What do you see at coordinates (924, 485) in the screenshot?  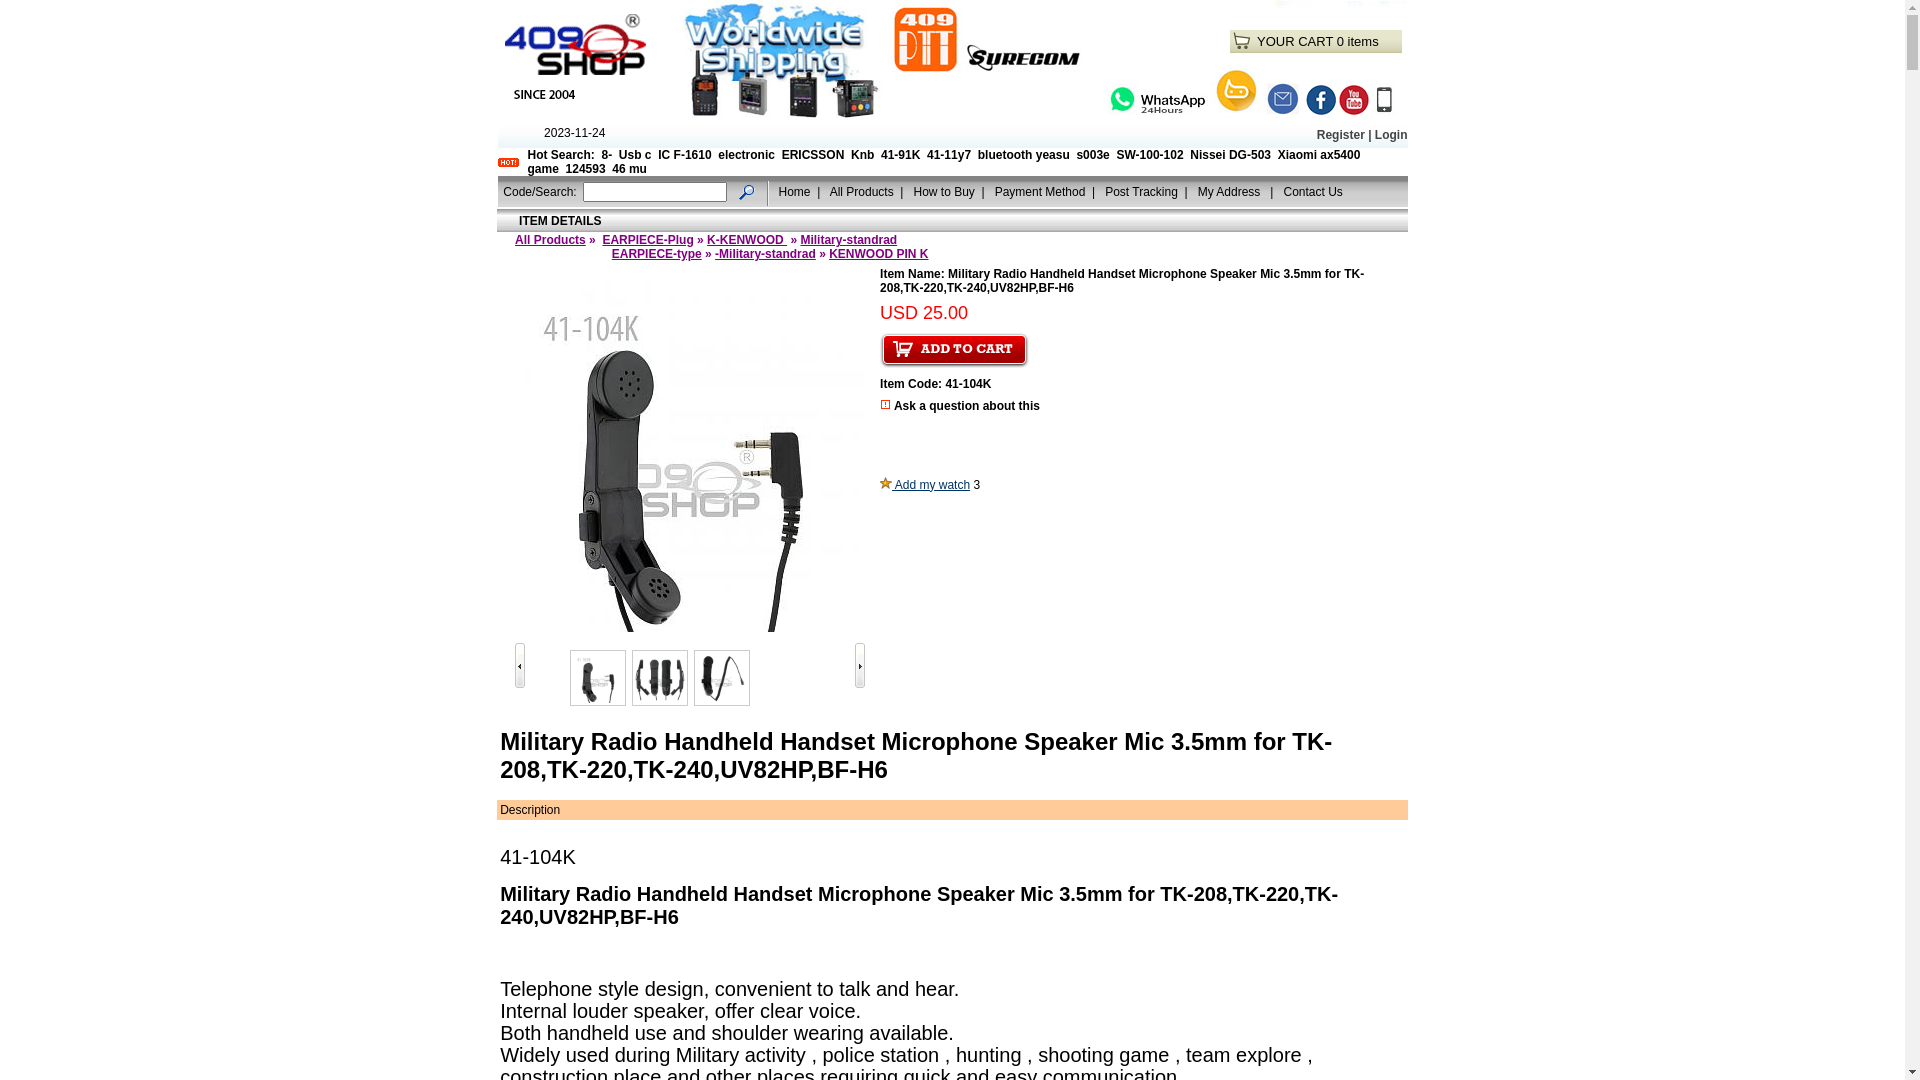 I see `' Add my watch'` at bounding box center [924, 485].